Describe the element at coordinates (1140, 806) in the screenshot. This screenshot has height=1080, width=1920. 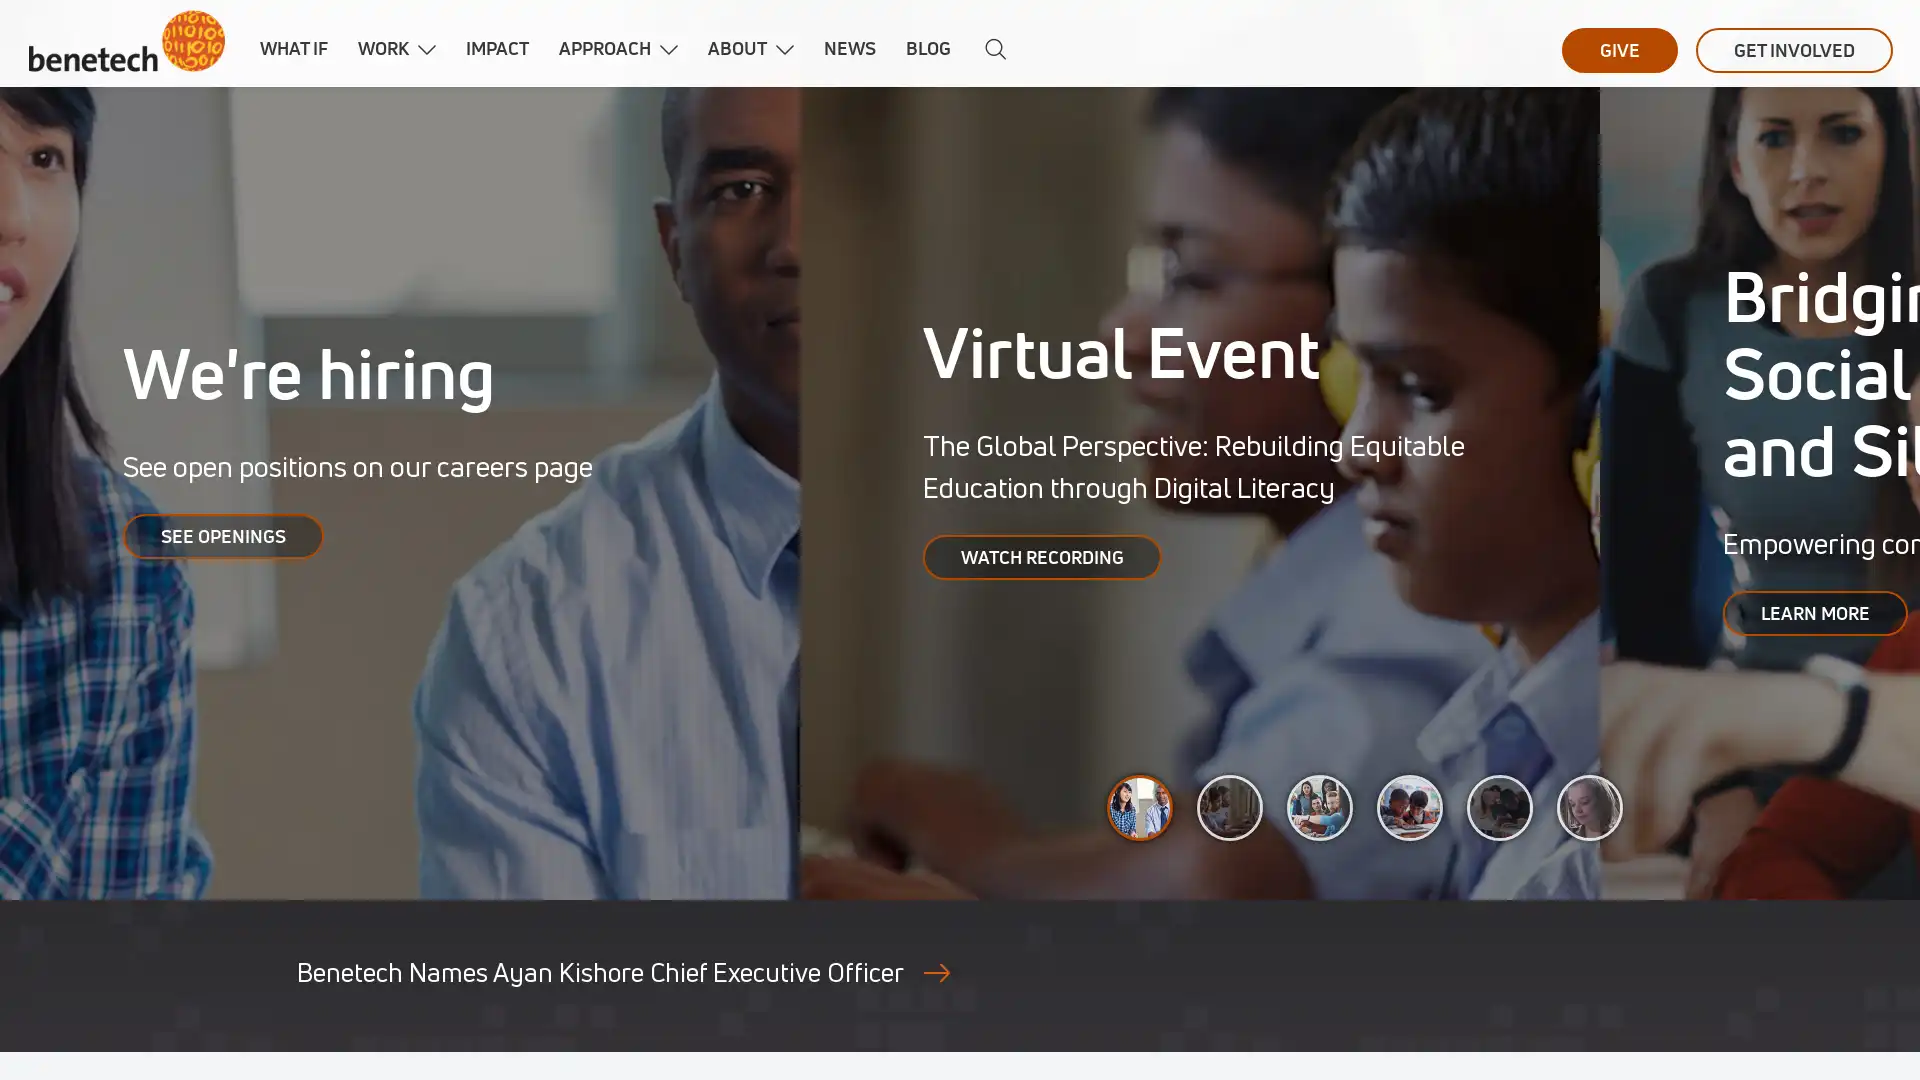
I see `We're hiring` at that location.